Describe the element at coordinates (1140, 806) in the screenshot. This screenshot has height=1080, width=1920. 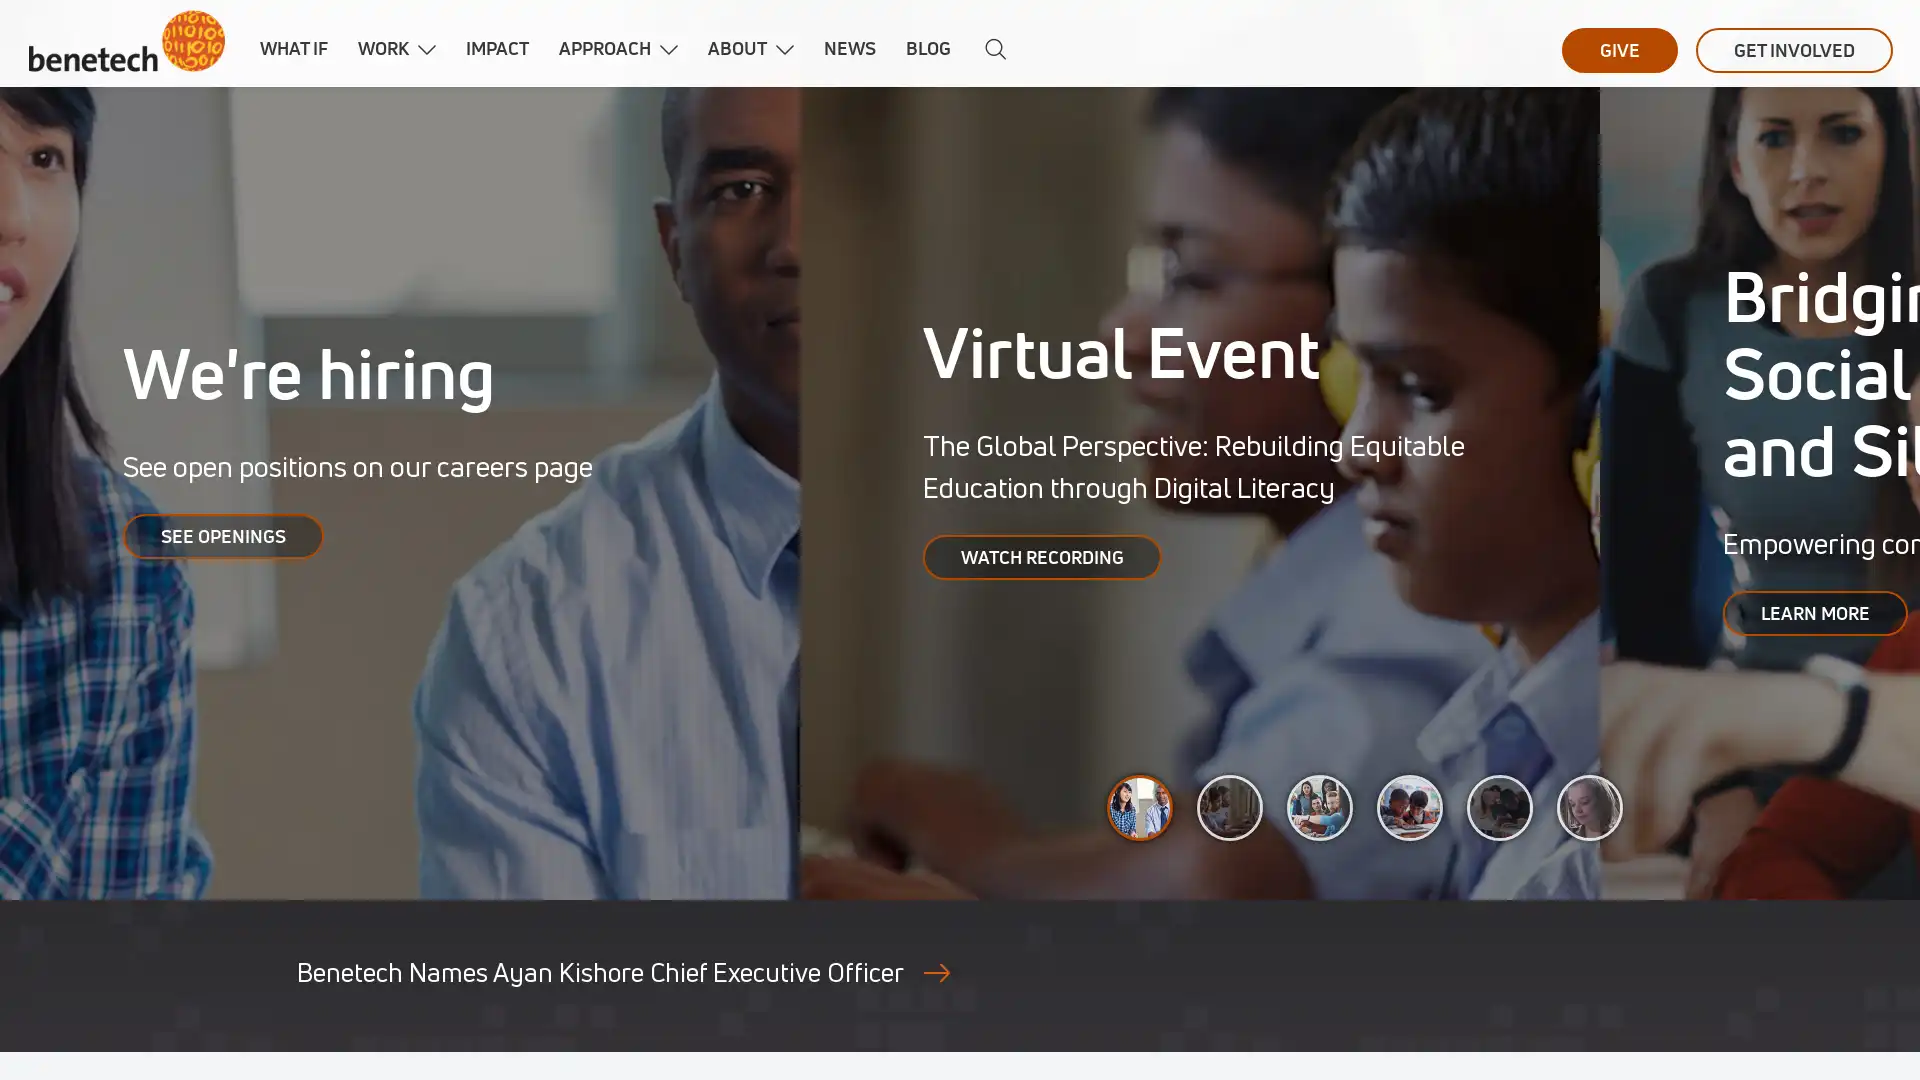
I see `We're hiring` at that location.